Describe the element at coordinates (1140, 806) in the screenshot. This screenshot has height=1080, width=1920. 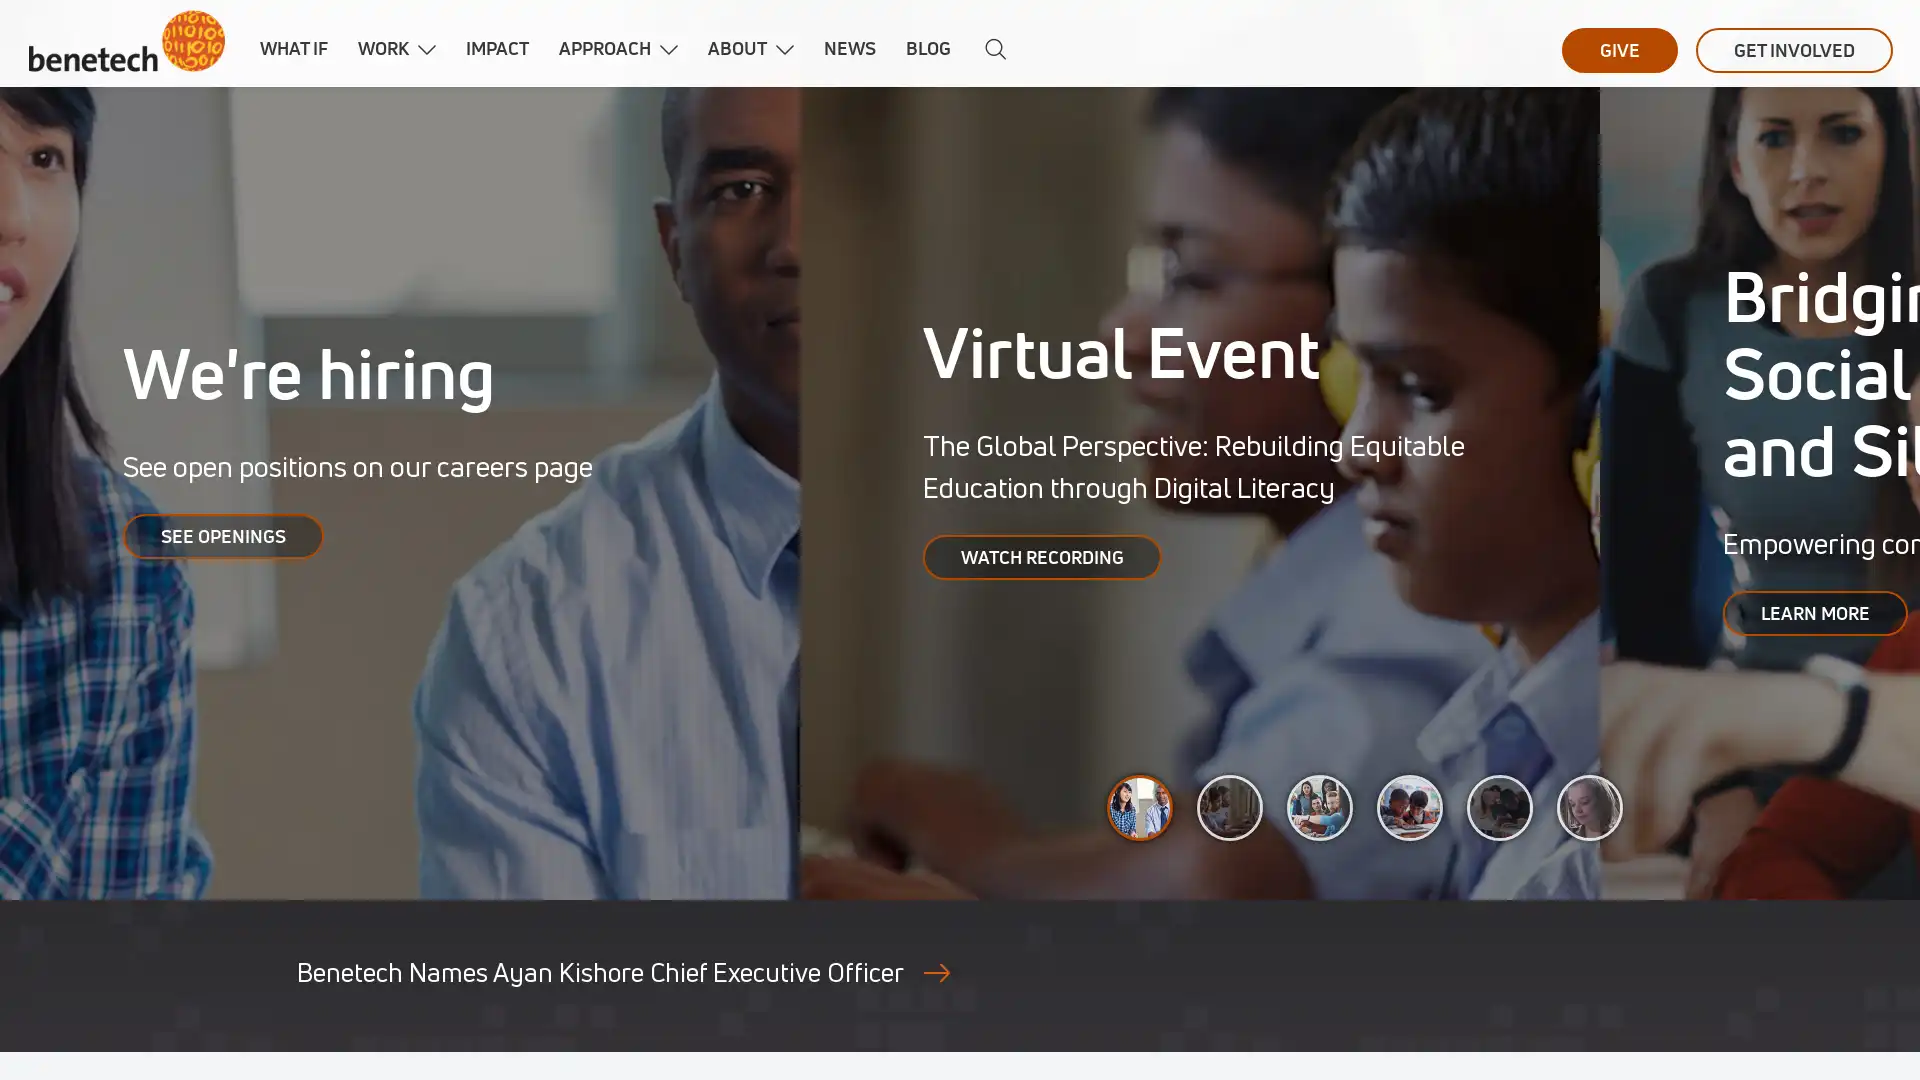
I see `We're hiring` at that location.